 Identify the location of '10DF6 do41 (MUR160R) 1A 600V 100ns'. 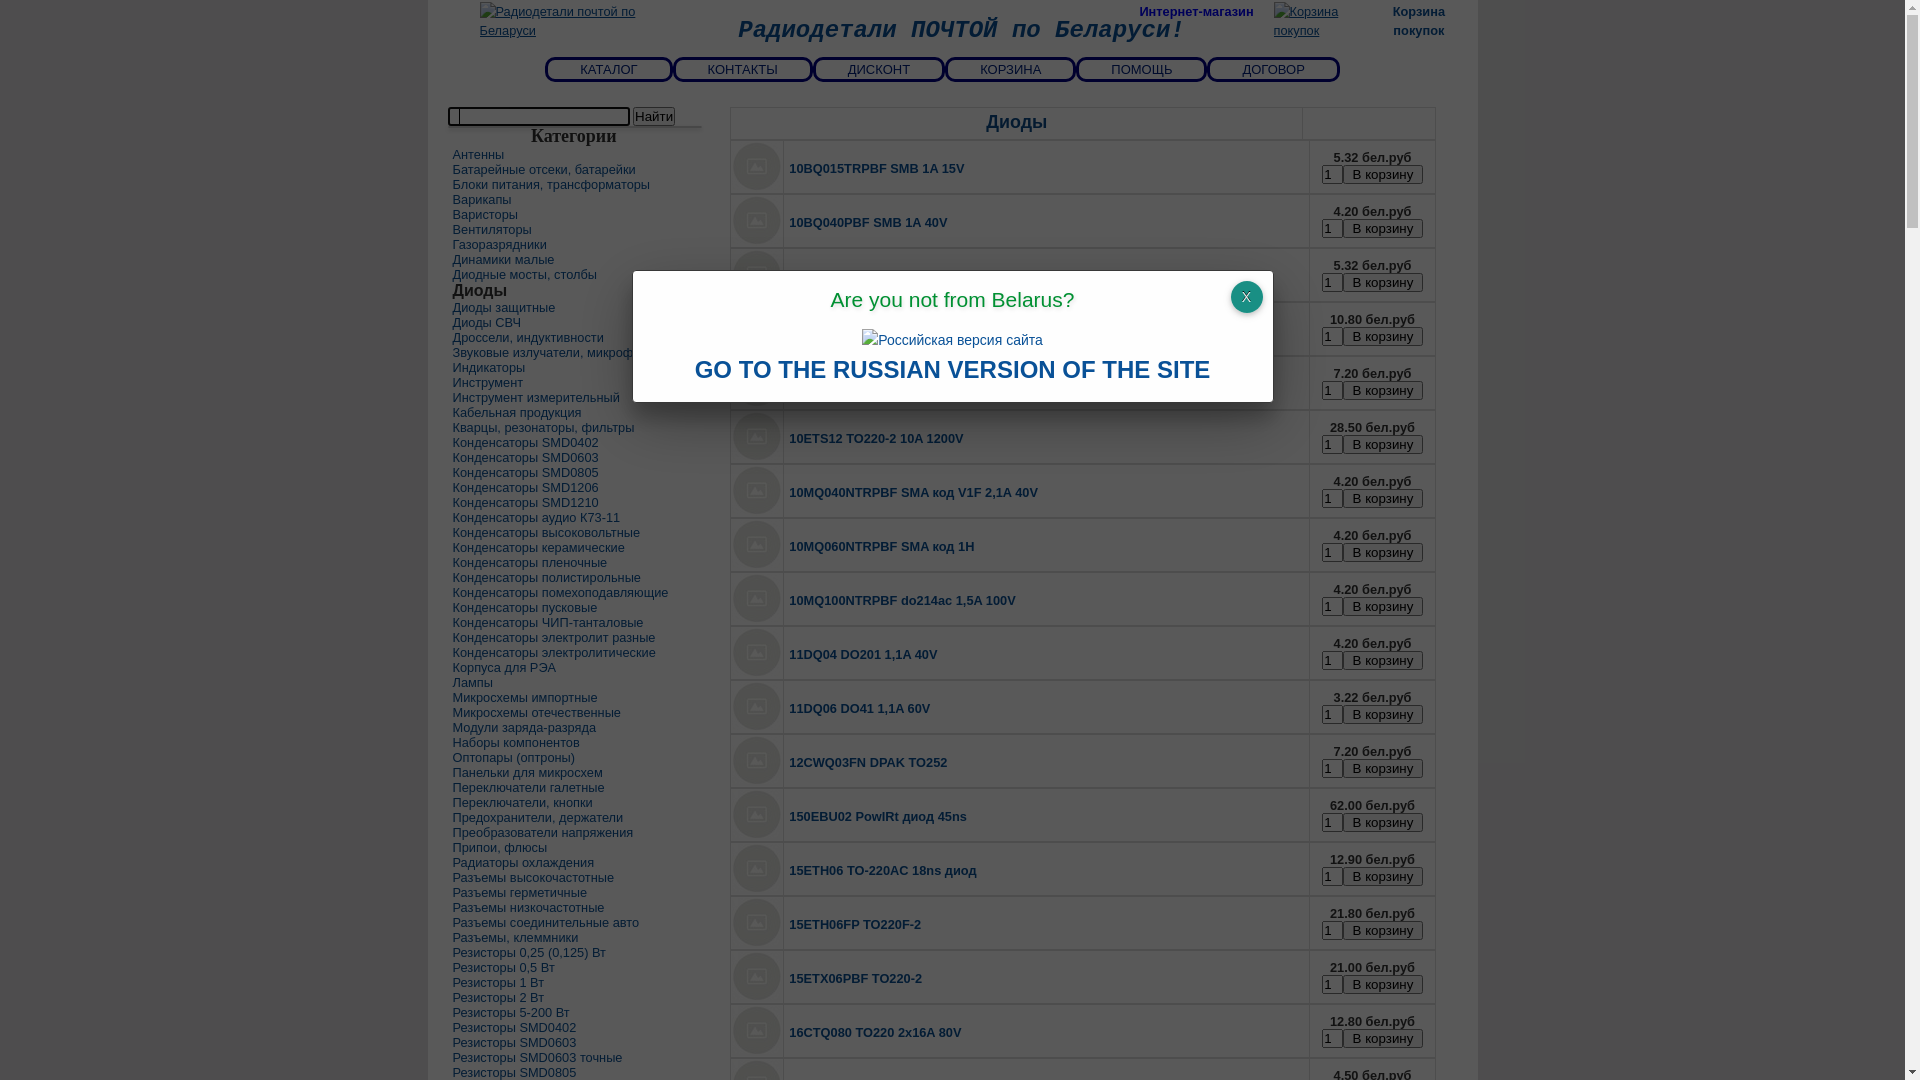
(906, 384).